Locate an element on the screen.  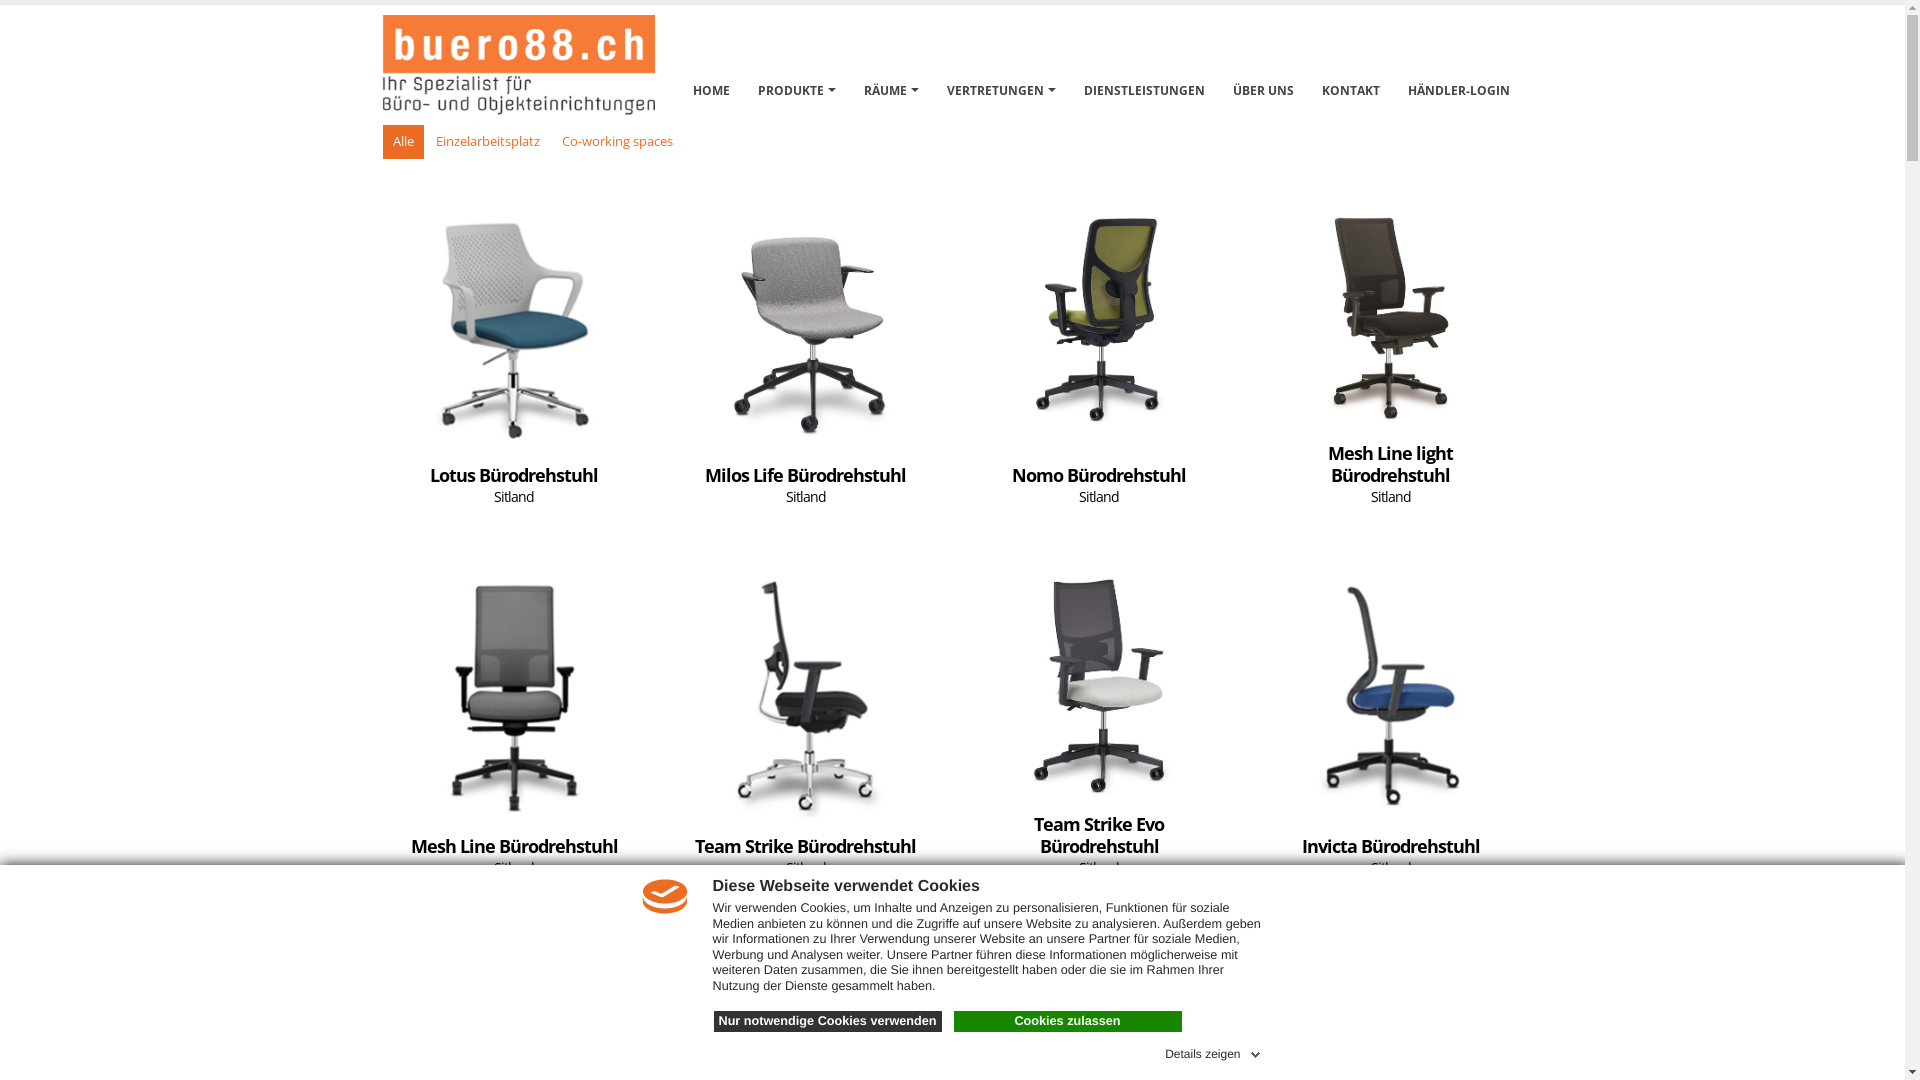
'Nur notwendige Cookies verwenden' is located at coordinates (828, 1022).